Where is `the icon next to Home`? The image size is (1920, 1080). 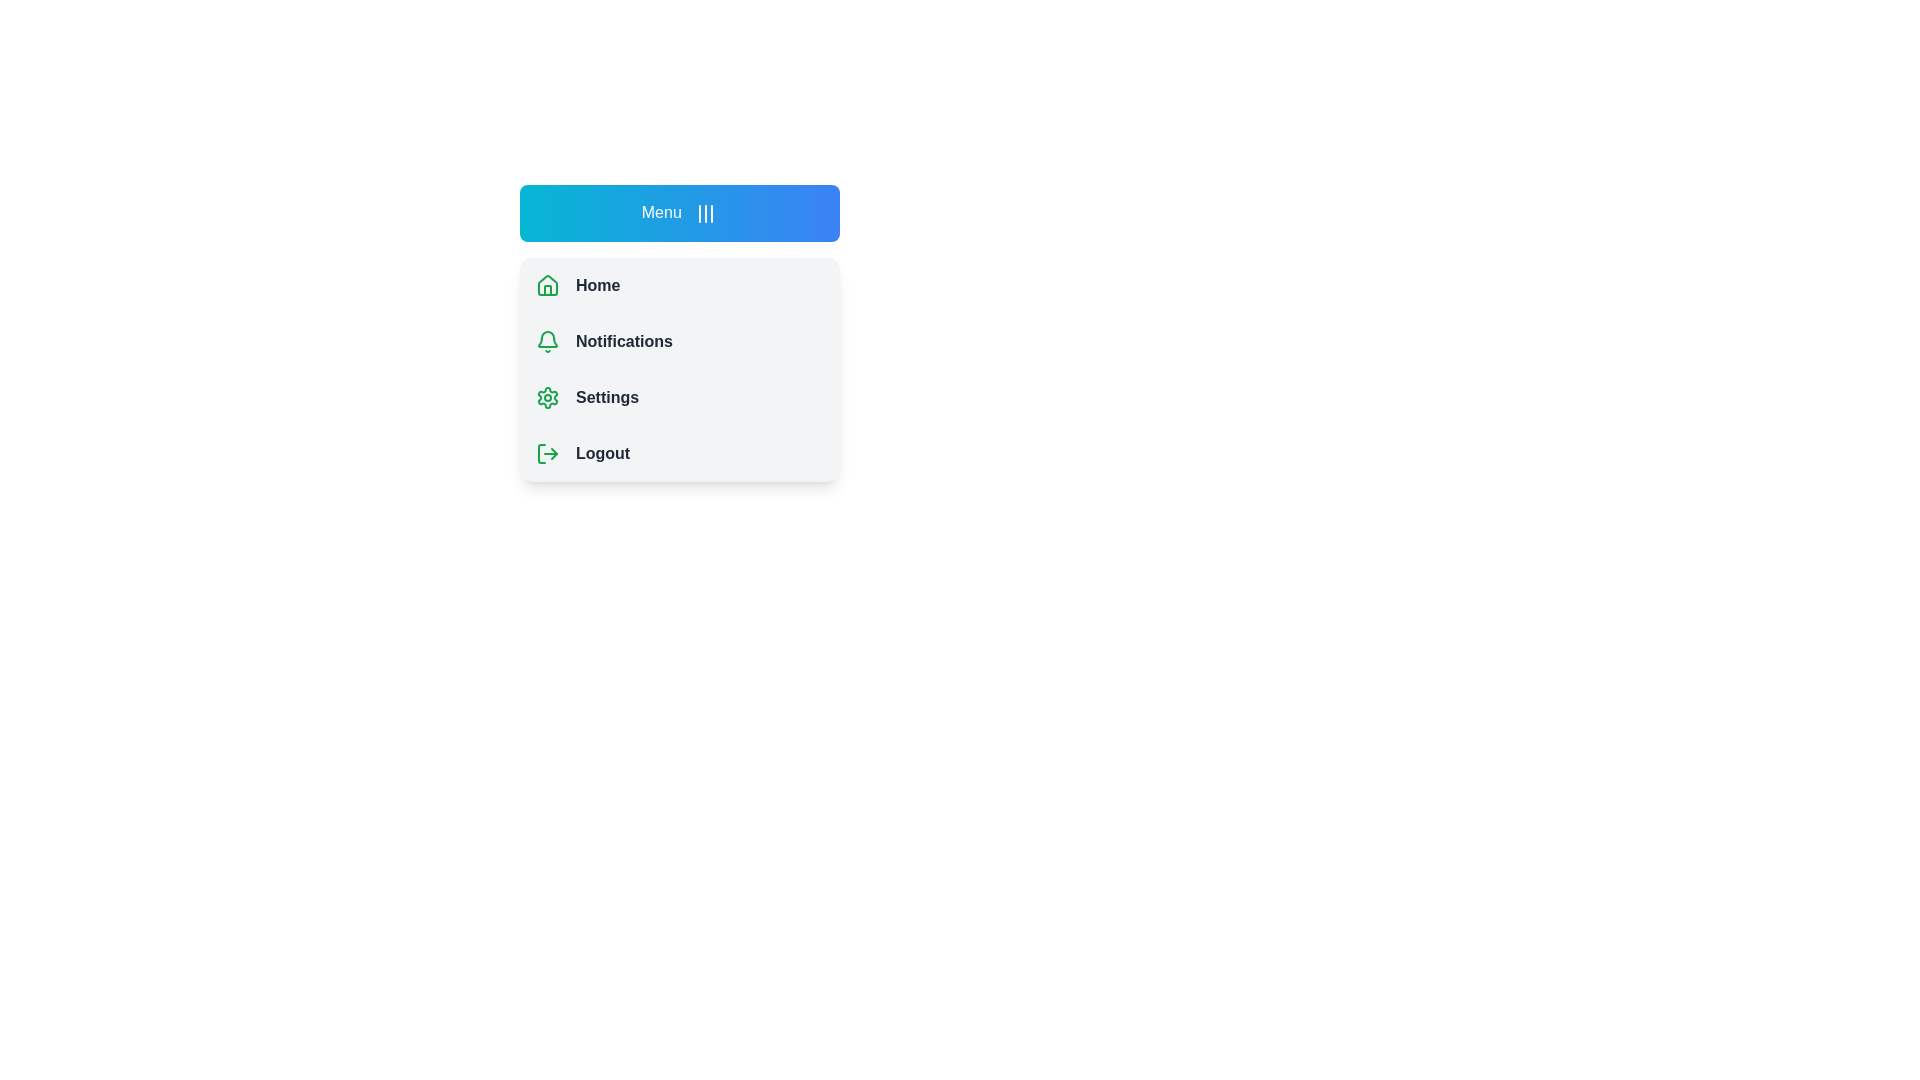
the icon next to Home is located at coordinates (547, 285).